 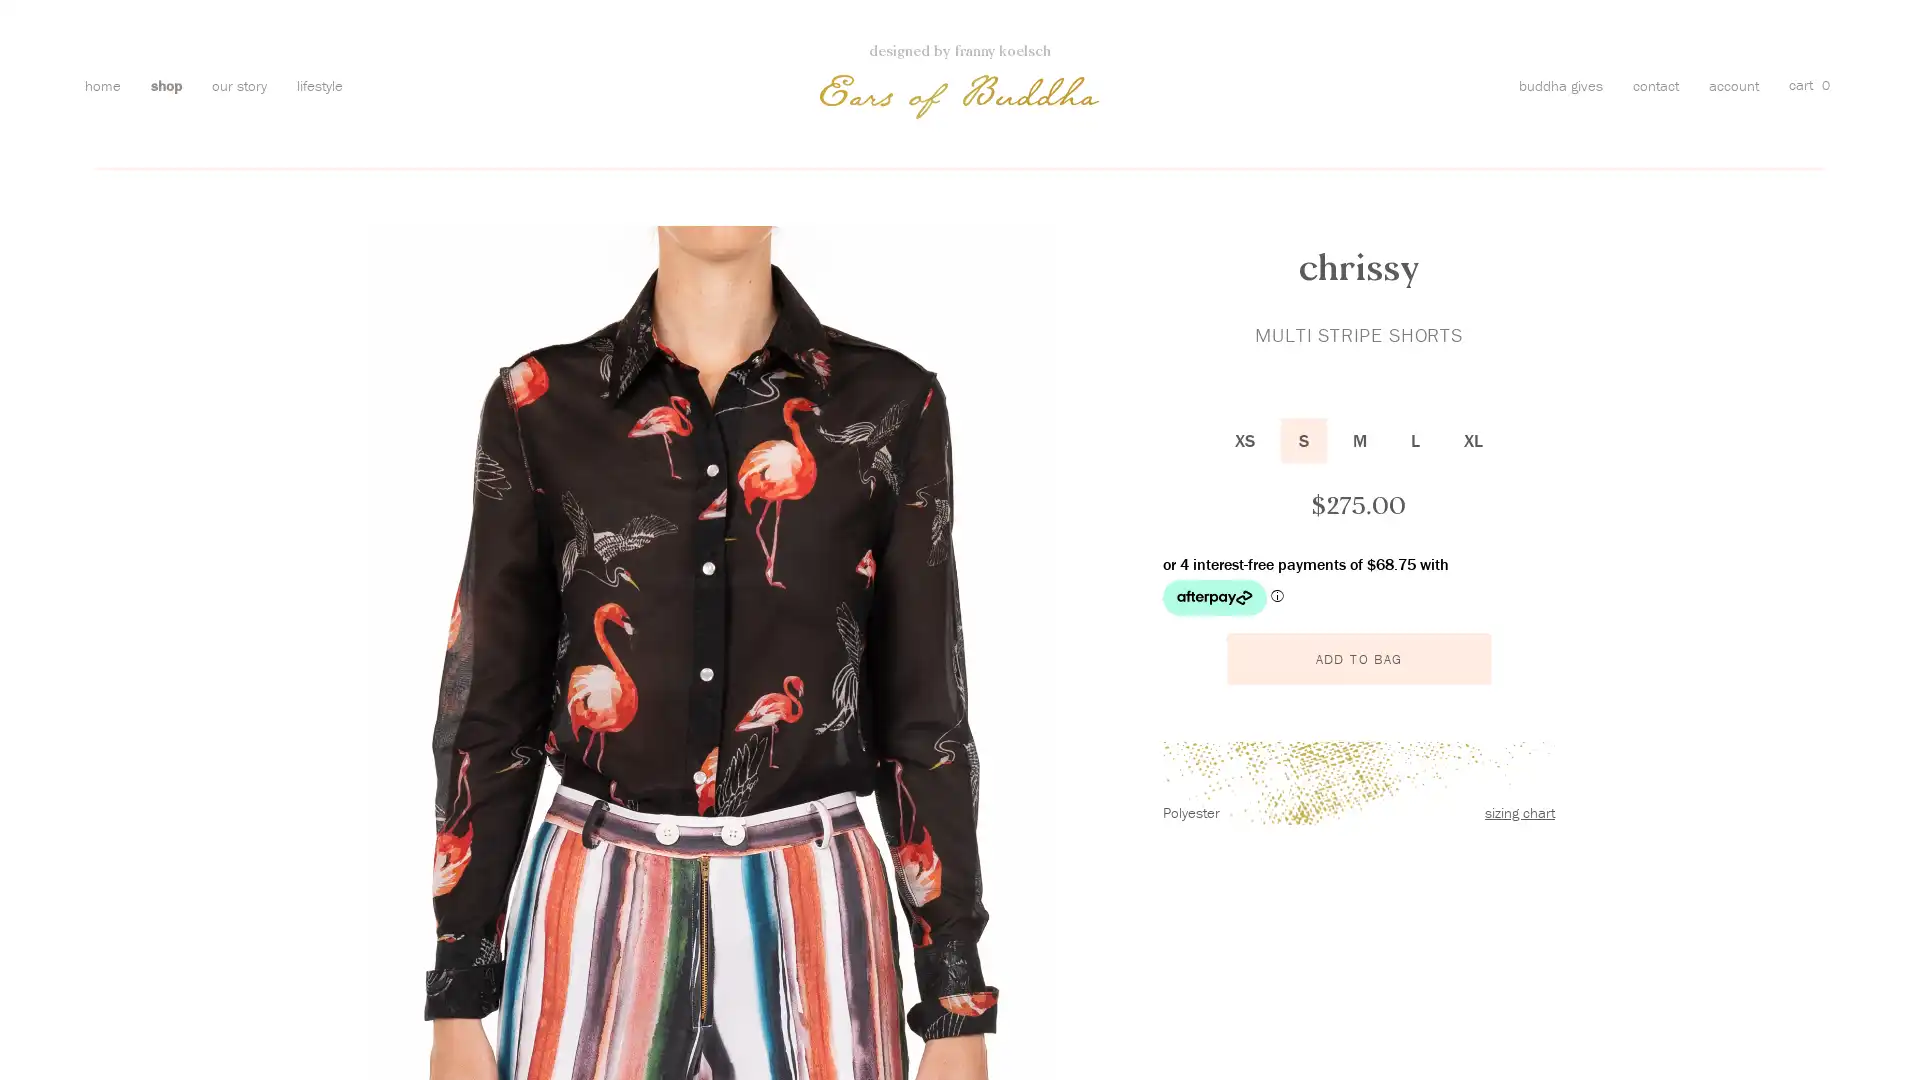 I want to click on Afterpay Information - Opens a dialog, so click(x=1276, y=600).